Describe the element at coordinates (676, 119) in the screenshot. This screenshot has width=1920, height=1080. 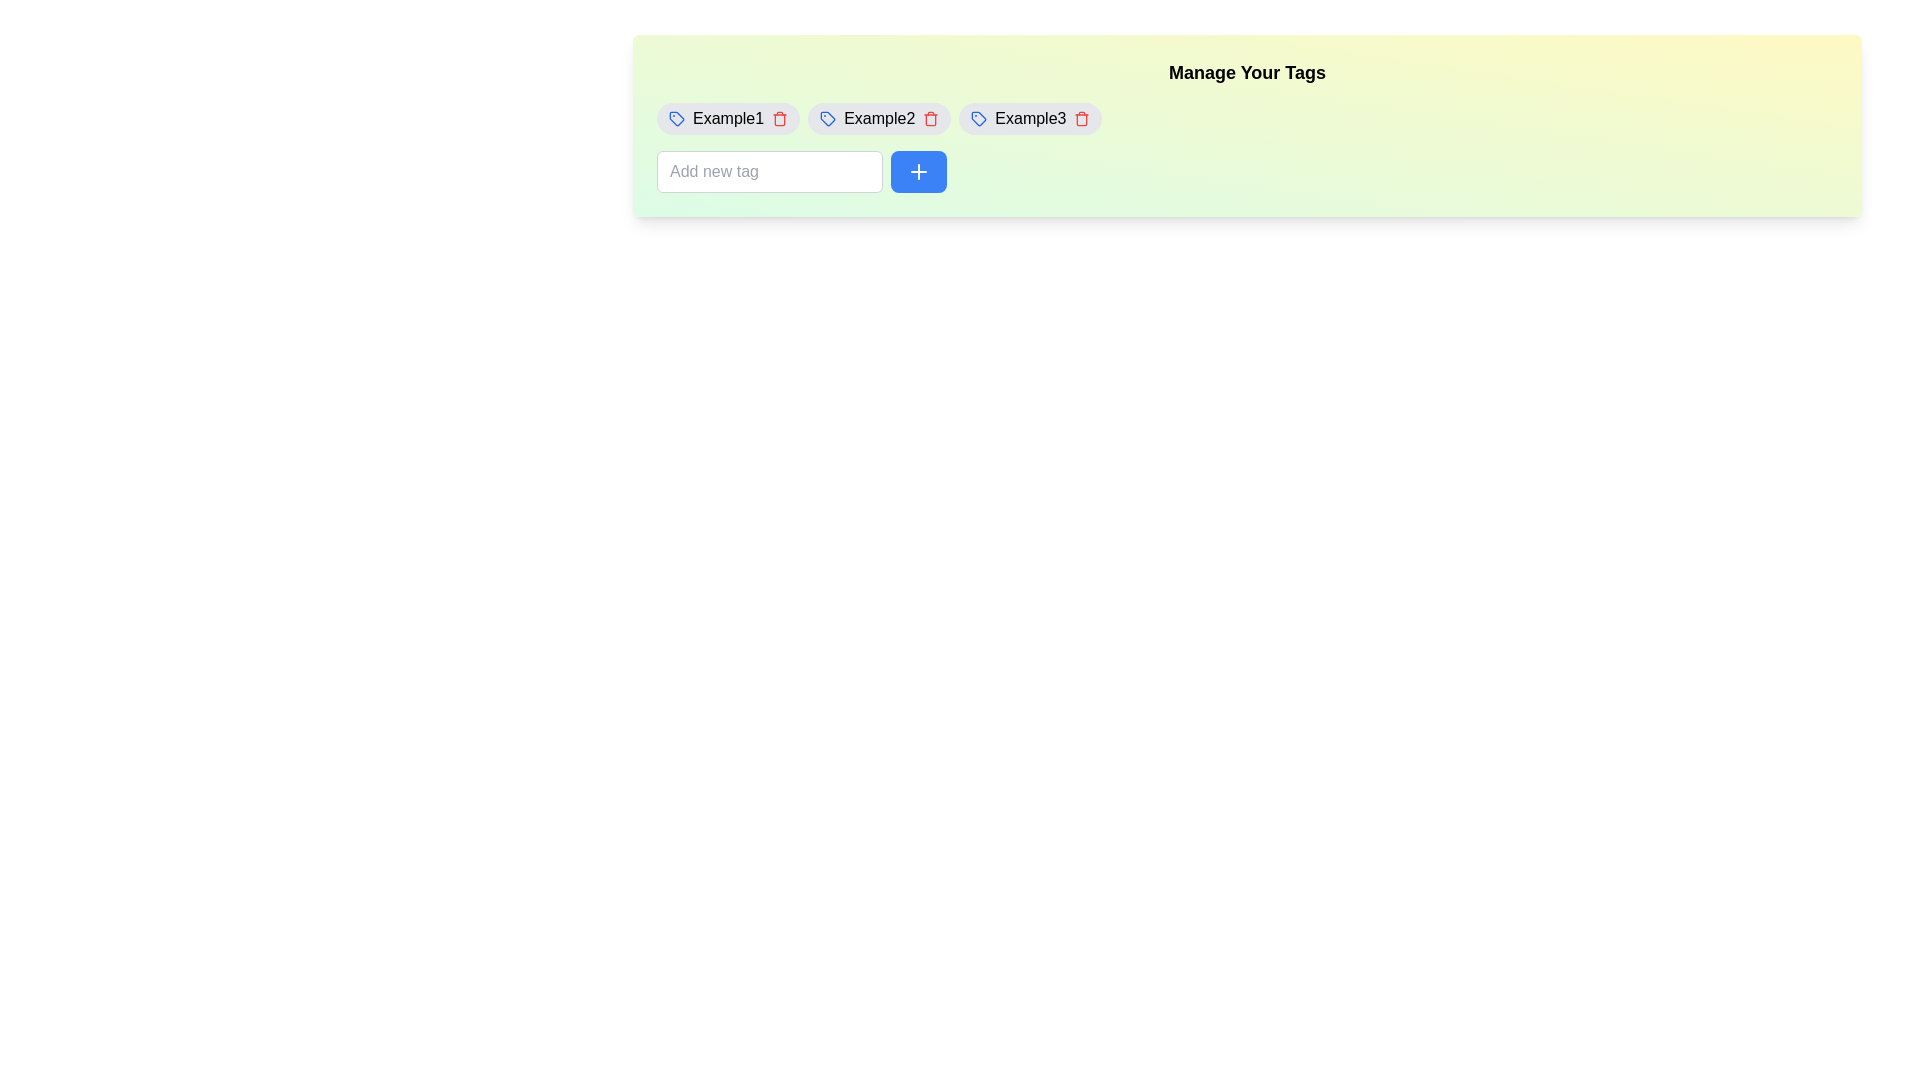
I see `SVG icon depicting a blue tag symbol located beside the label 'Example1', positioned in the top-left region of the card` at that location.